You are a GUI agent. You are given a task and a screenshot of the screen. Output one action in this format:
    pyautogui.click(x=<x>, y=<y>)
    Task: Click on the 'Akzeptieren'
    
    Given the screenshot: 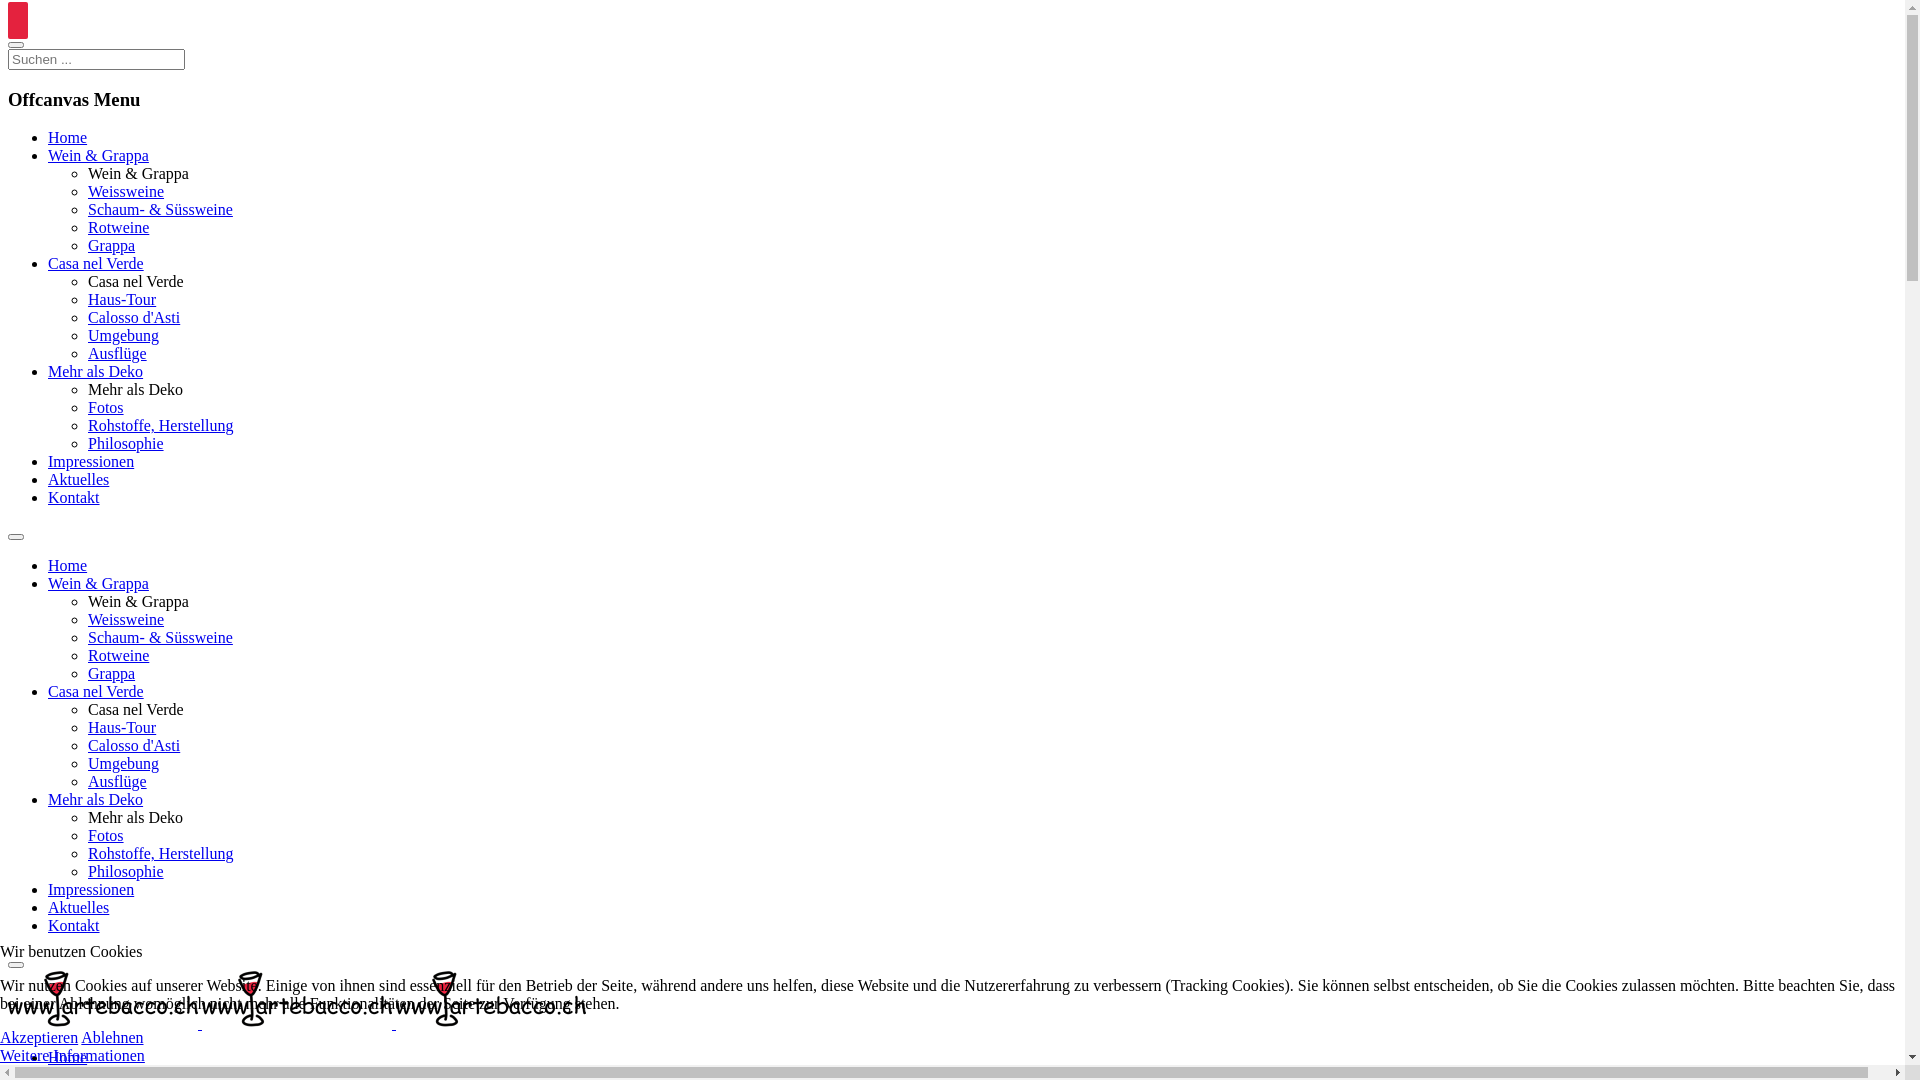 What is the action you would take?
    pyautogui.click(x=38, y=1036)
    